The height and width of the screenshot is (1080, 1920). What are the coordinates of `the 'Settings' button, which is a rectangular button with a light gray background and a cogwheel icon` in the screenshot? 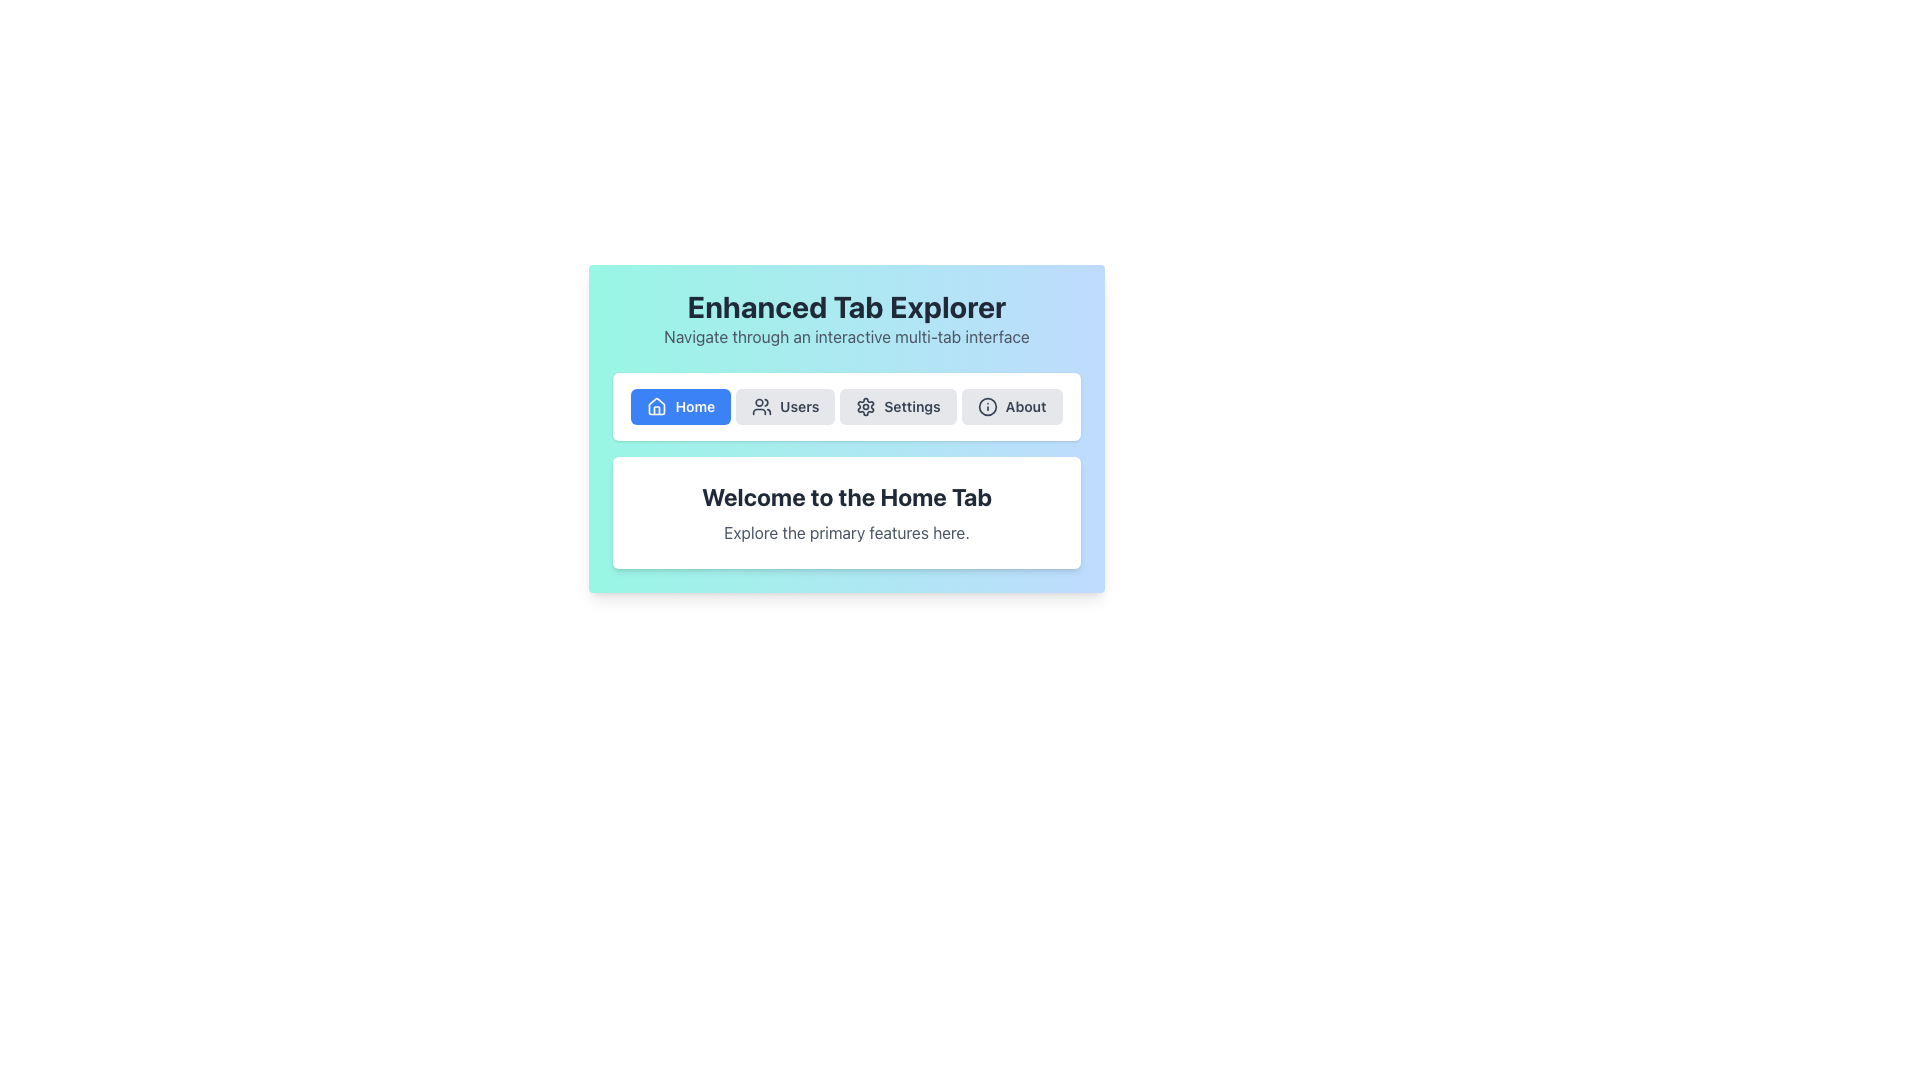 It's located at (897, 406).